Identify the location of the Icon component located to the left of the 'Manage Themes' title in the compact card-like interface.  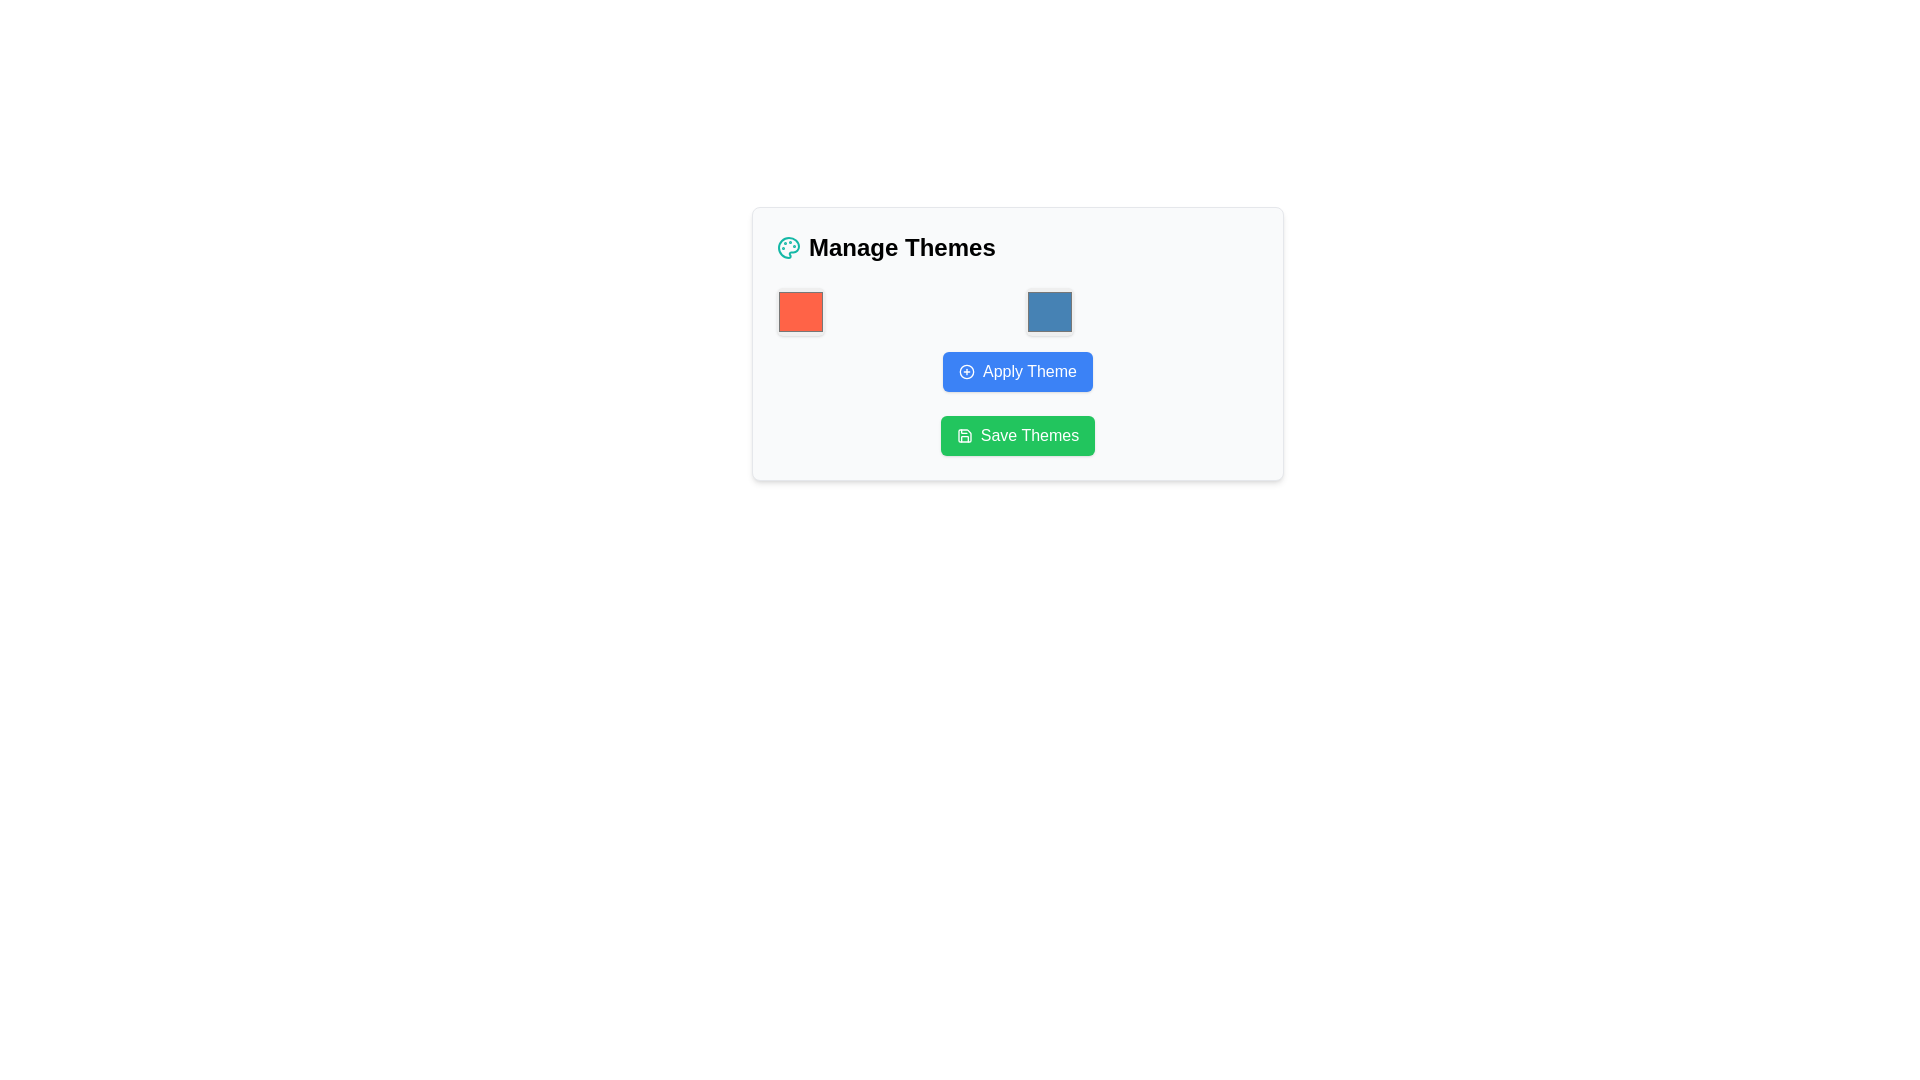
(787, 246).